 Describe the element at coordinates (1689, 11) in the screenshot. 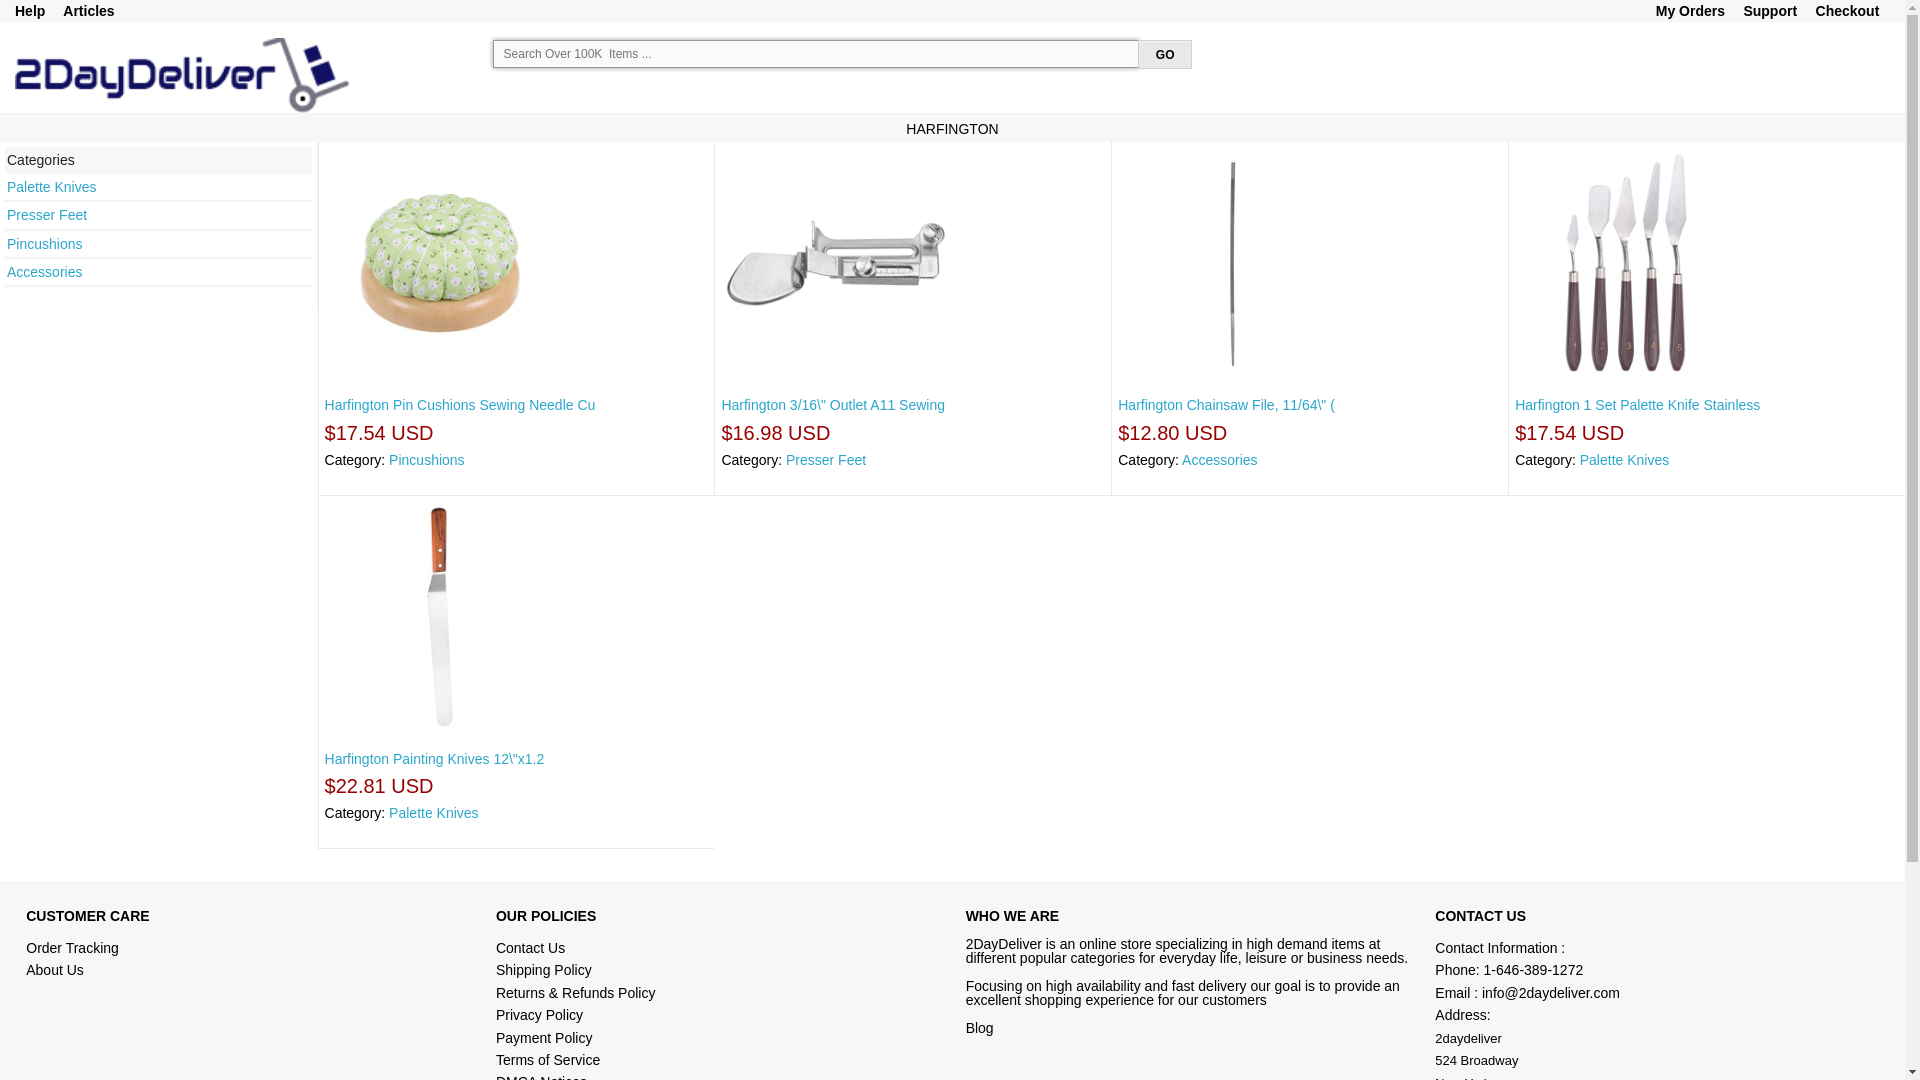

I see `'My Orders'` at that location.